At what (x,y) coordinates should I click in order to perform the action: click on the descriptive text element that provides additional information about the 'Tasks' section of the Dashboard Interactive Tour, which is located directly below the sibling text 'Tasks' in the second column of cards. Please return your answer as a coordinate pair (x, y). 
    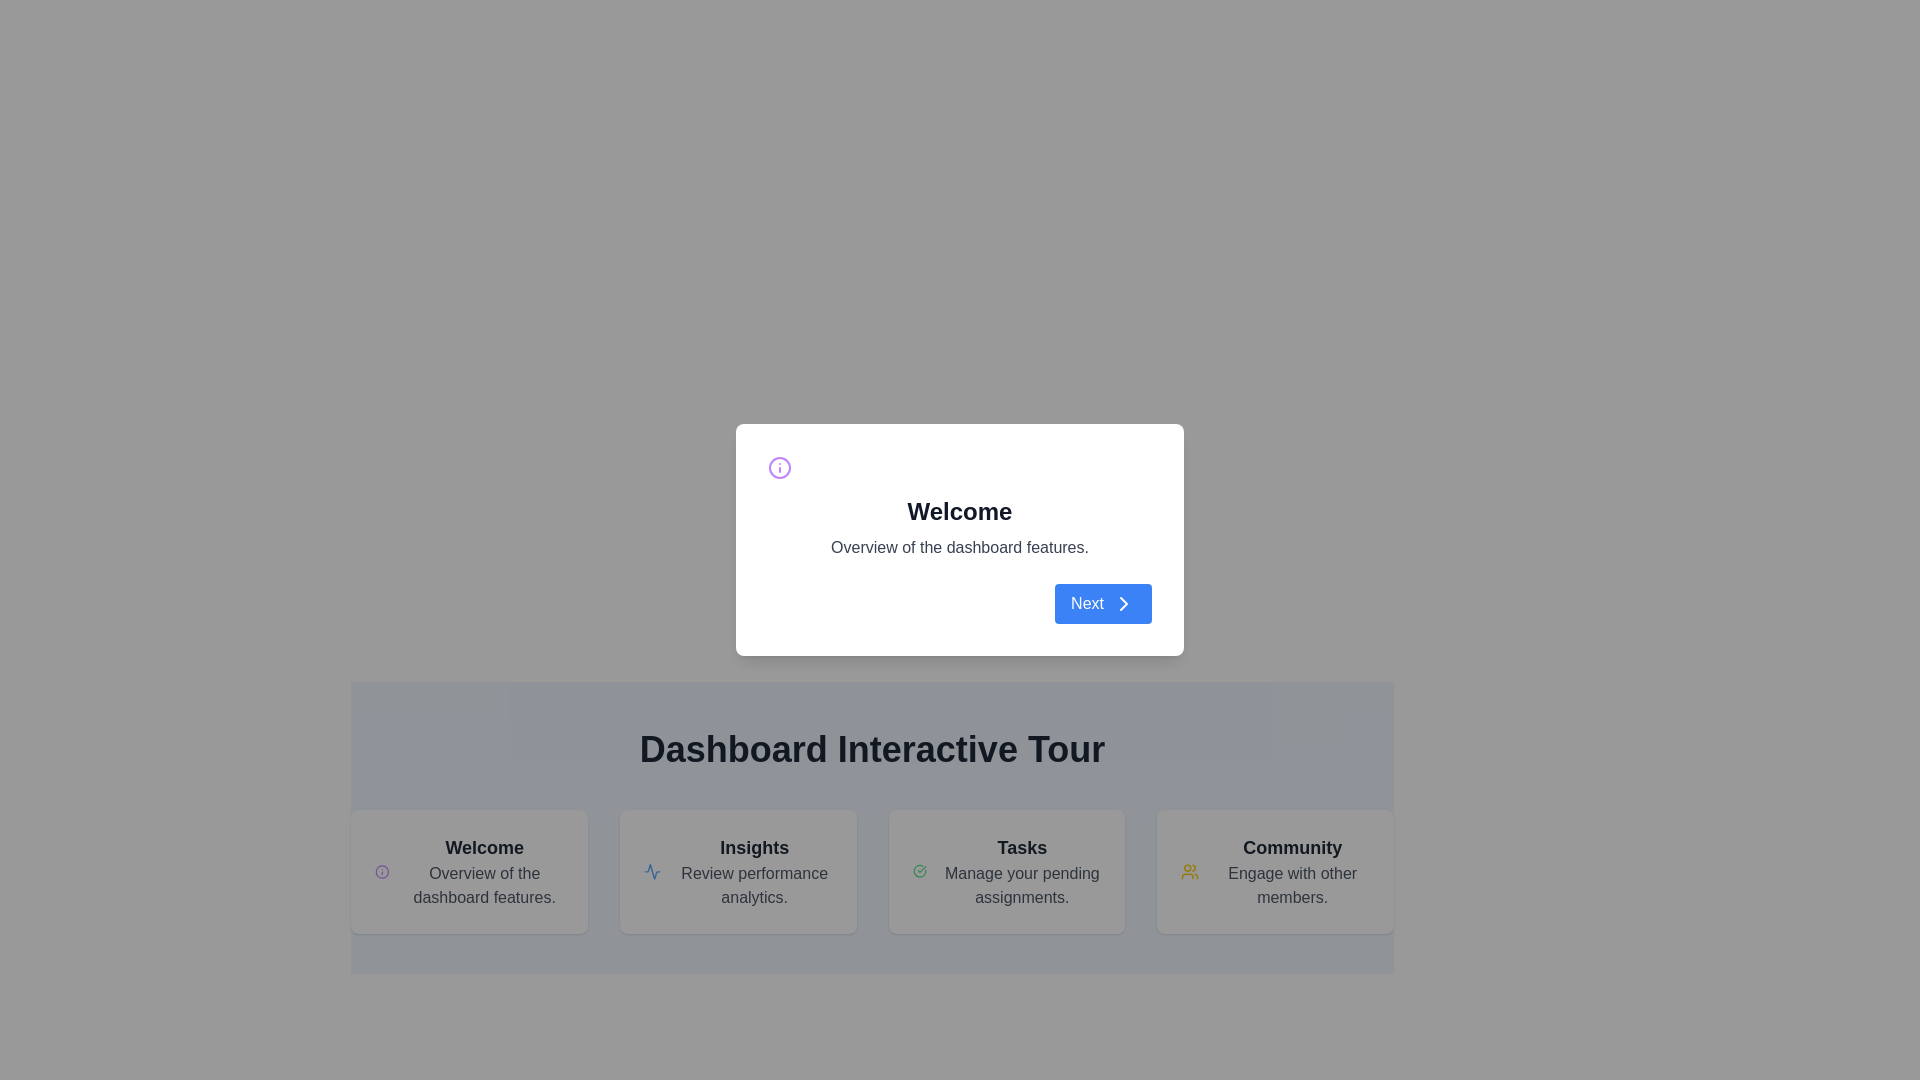
    Looking at the image, I should click on (1022, 885).